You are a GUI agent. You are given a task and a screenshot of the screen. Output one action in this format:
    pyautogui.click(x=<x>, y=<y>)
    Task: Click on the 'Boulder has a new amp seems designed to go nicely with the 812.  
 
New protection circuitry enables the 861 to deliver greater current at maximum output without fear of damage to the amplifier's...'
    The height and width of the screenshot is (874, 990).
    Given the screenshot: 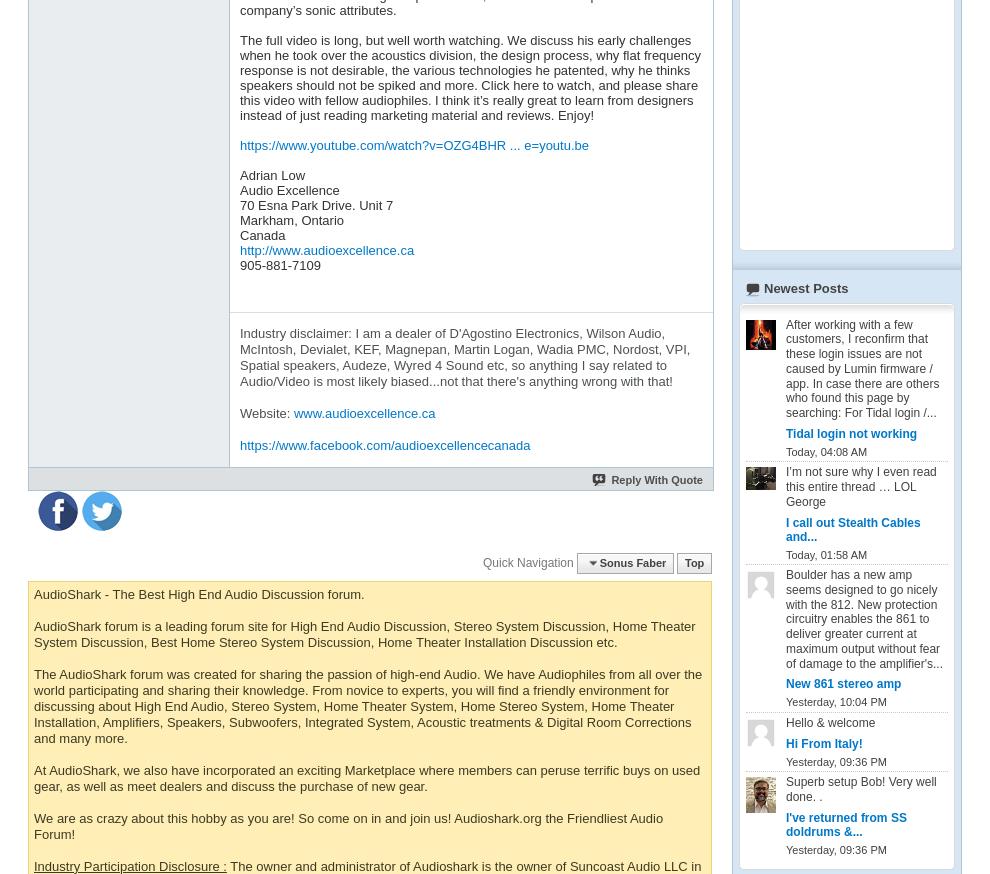 What is the action you would take?
    pyautogui.click(x=864, y=617)
    